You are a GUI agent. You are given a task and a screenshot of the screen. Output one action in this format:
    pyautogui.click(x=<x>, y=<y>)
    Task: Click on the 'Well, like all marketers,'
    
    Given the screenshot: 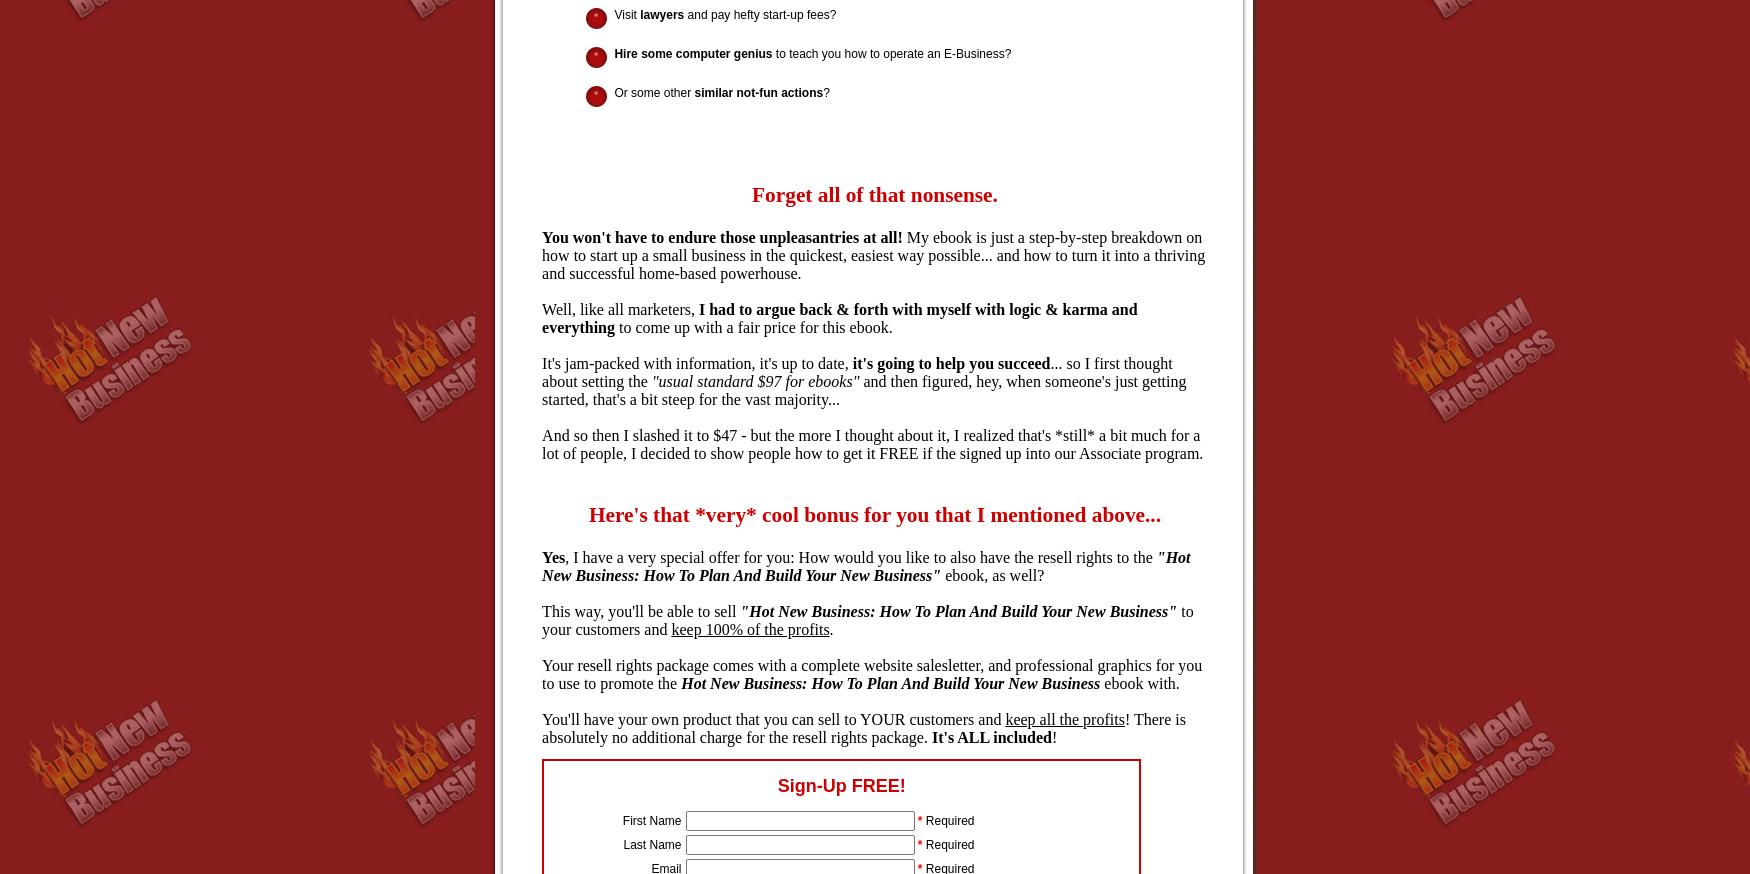 What is the action you would take?
    pyautogui.click(x=620, y=308)
    